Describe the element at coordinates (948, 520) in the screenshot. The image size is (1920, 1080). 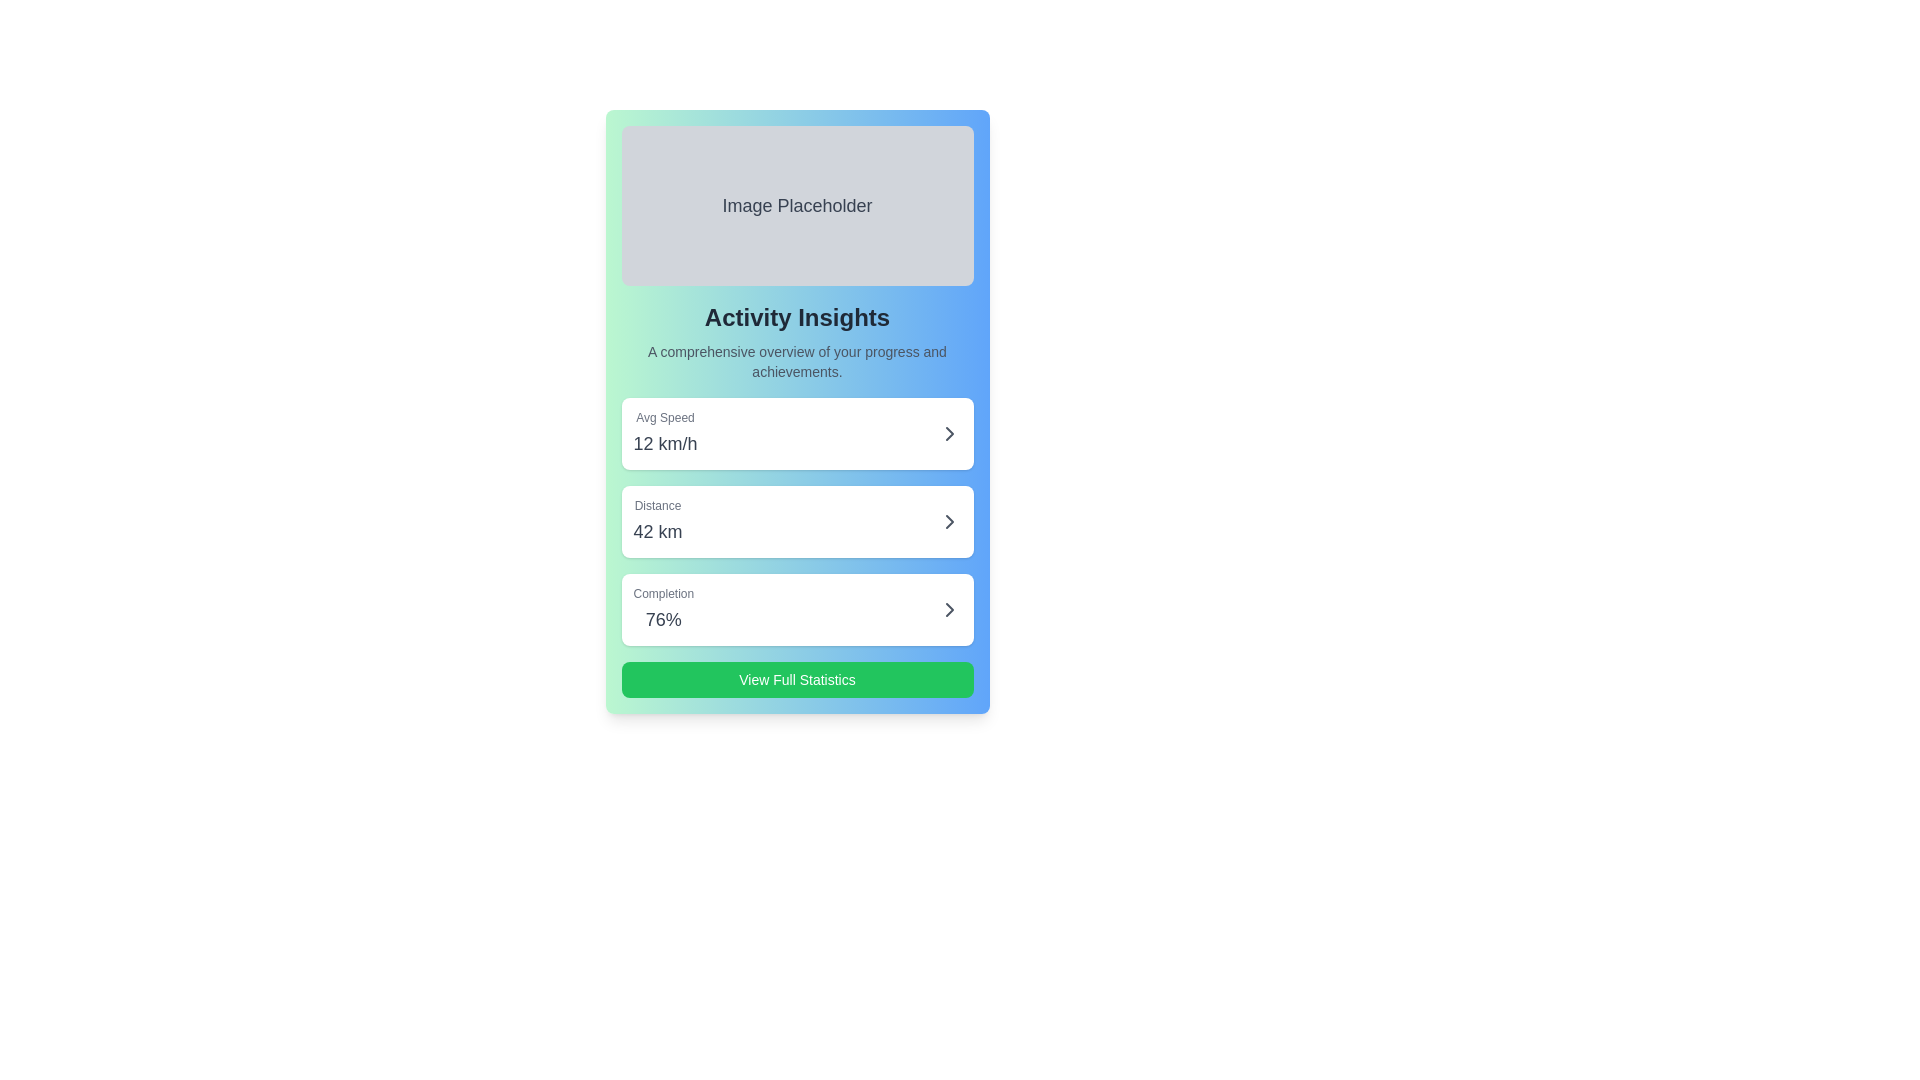
I see `the chevron icon pointing right, located at the far right of the 'Distance' row following the text '42 km'` at that location.